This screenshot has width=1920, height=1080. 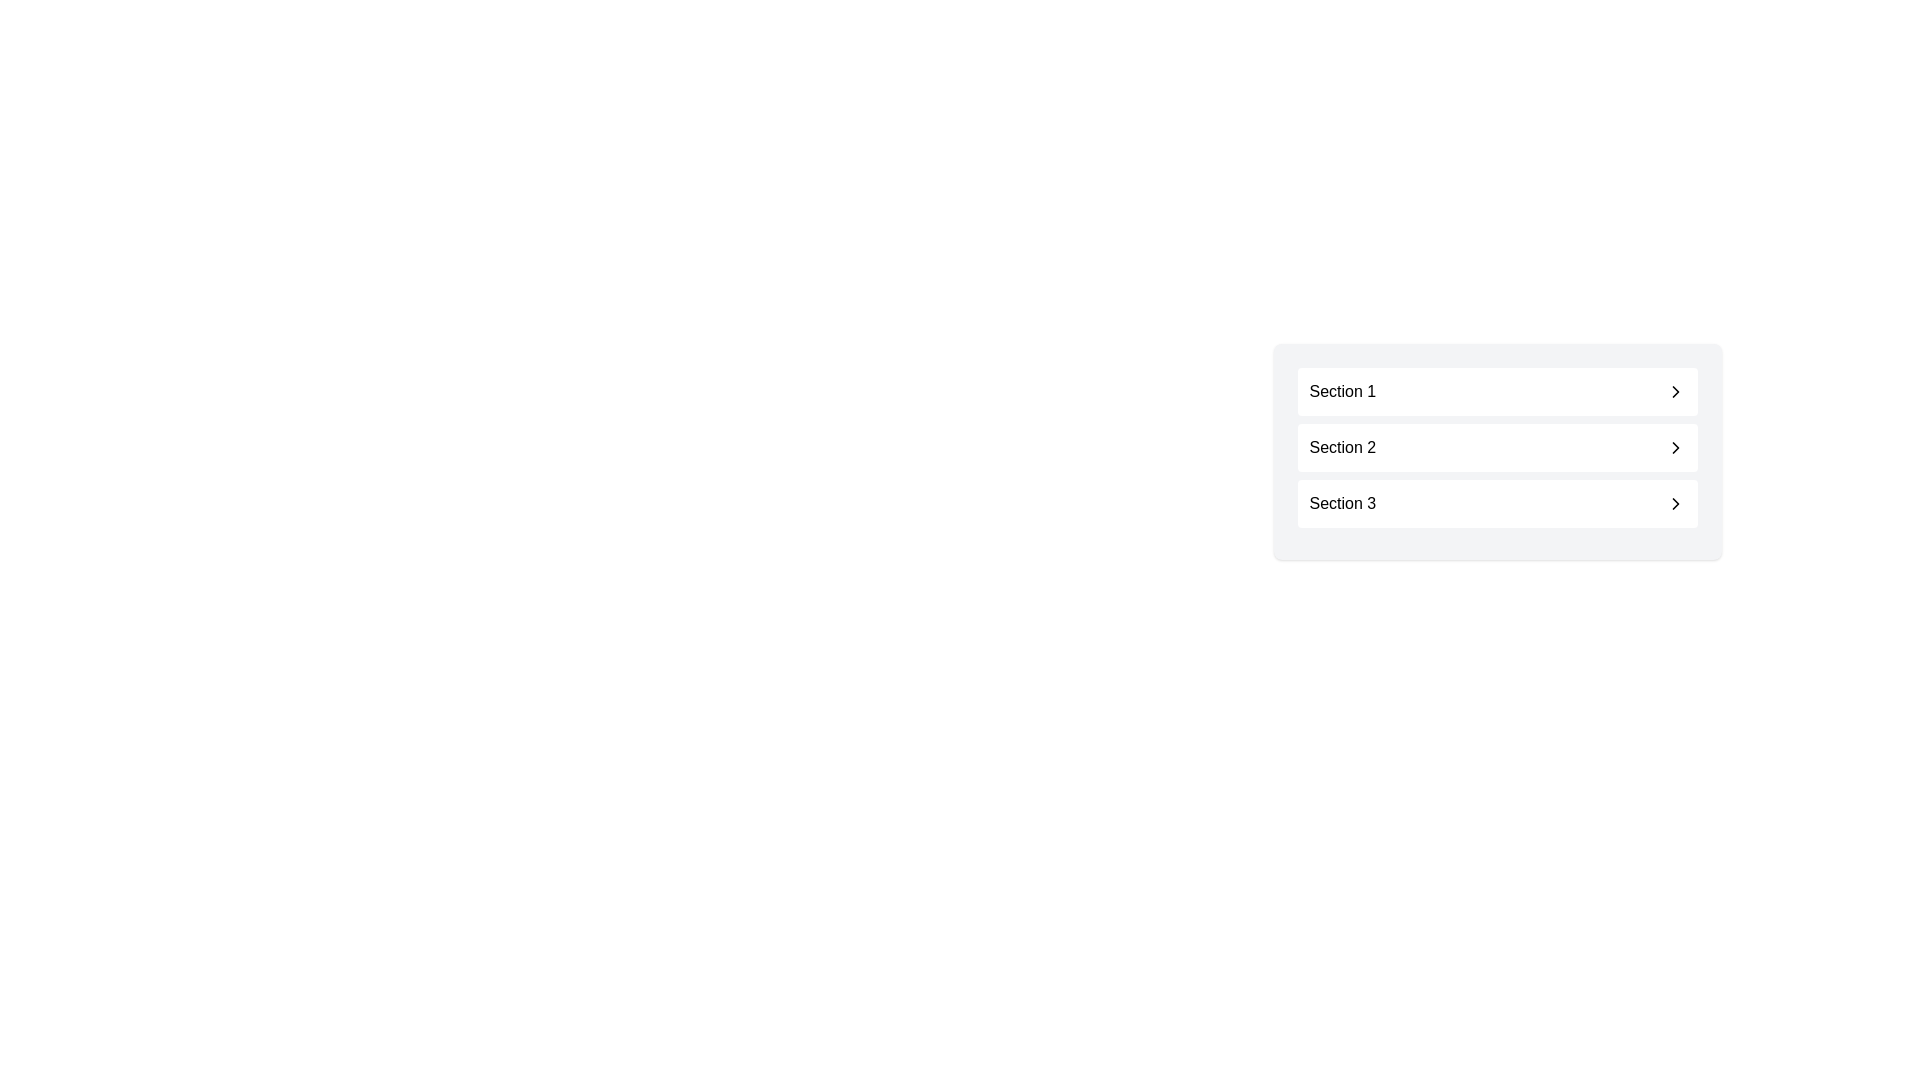 I want to click on the navigational item labeled 'Section 2', so click(x=1497, y=446).